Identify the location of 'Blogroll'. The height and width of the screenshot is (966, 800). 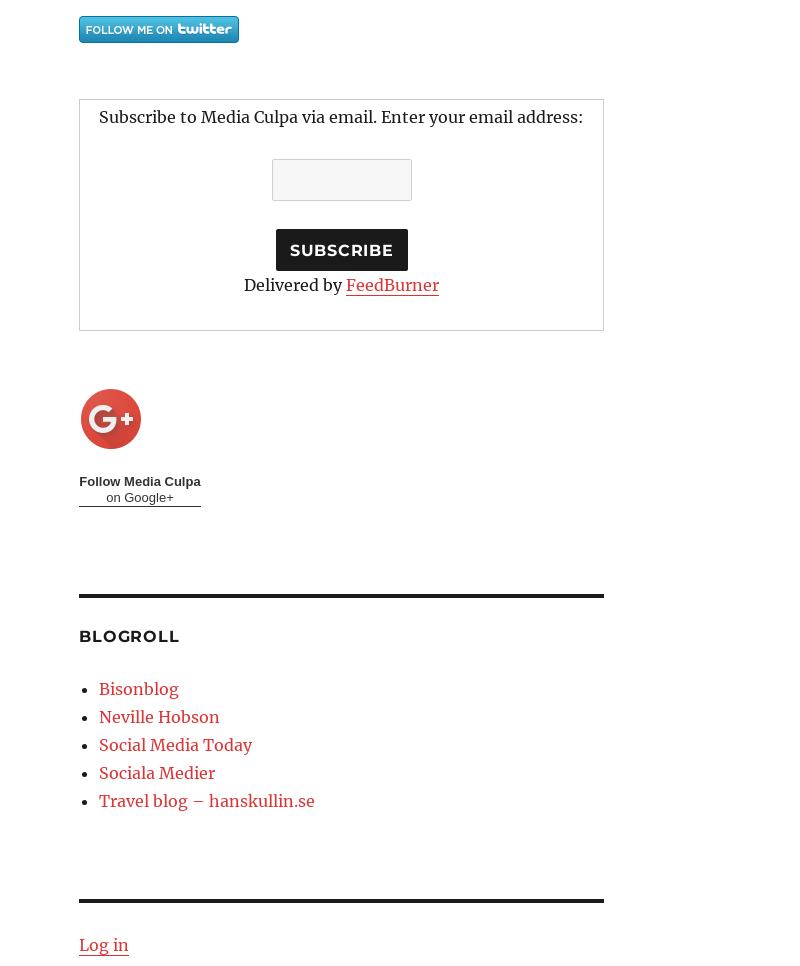
(128, 635).